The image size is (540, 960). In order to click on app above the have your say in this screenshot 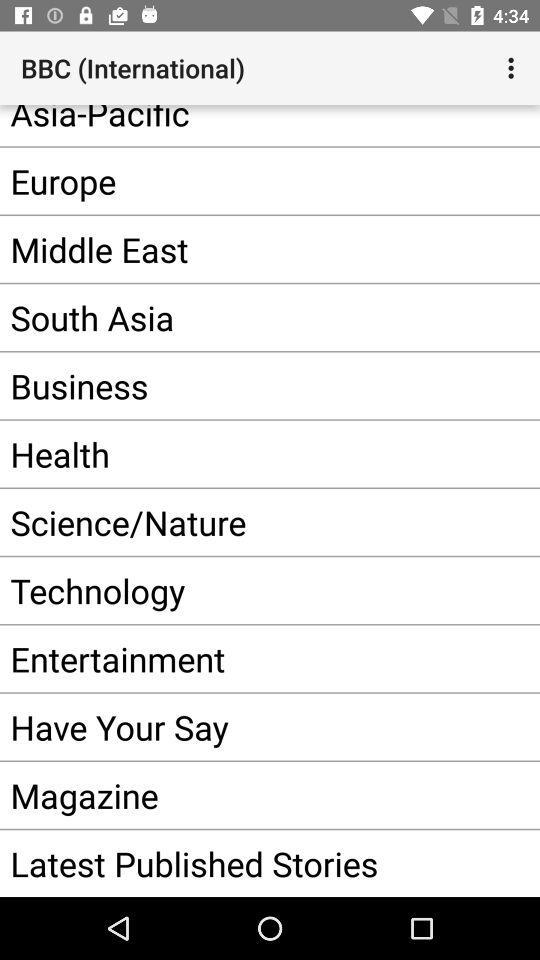, I will do `click(249, 657)`.